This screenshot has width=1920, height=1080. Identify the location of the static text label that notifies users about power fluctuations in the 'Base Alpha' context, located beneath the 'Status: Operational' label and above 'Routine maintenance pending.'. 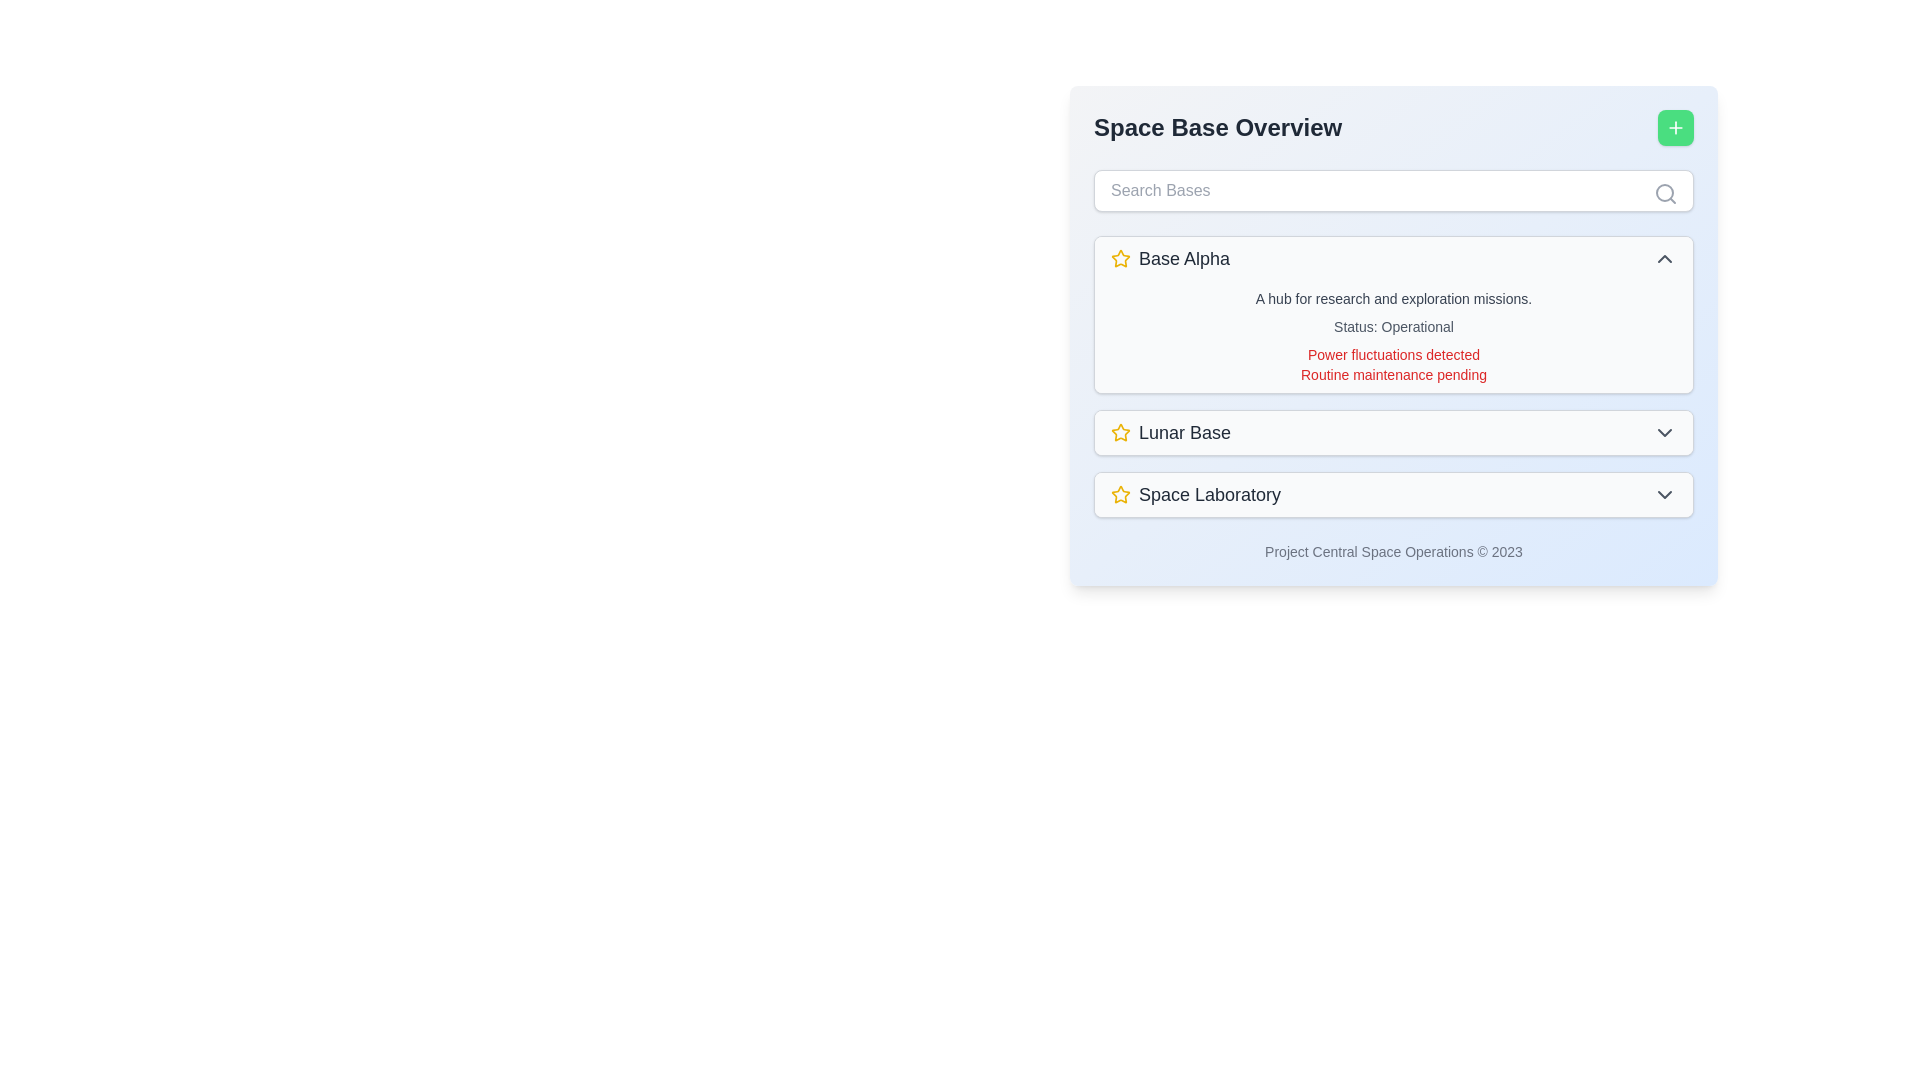
(1392, 353).